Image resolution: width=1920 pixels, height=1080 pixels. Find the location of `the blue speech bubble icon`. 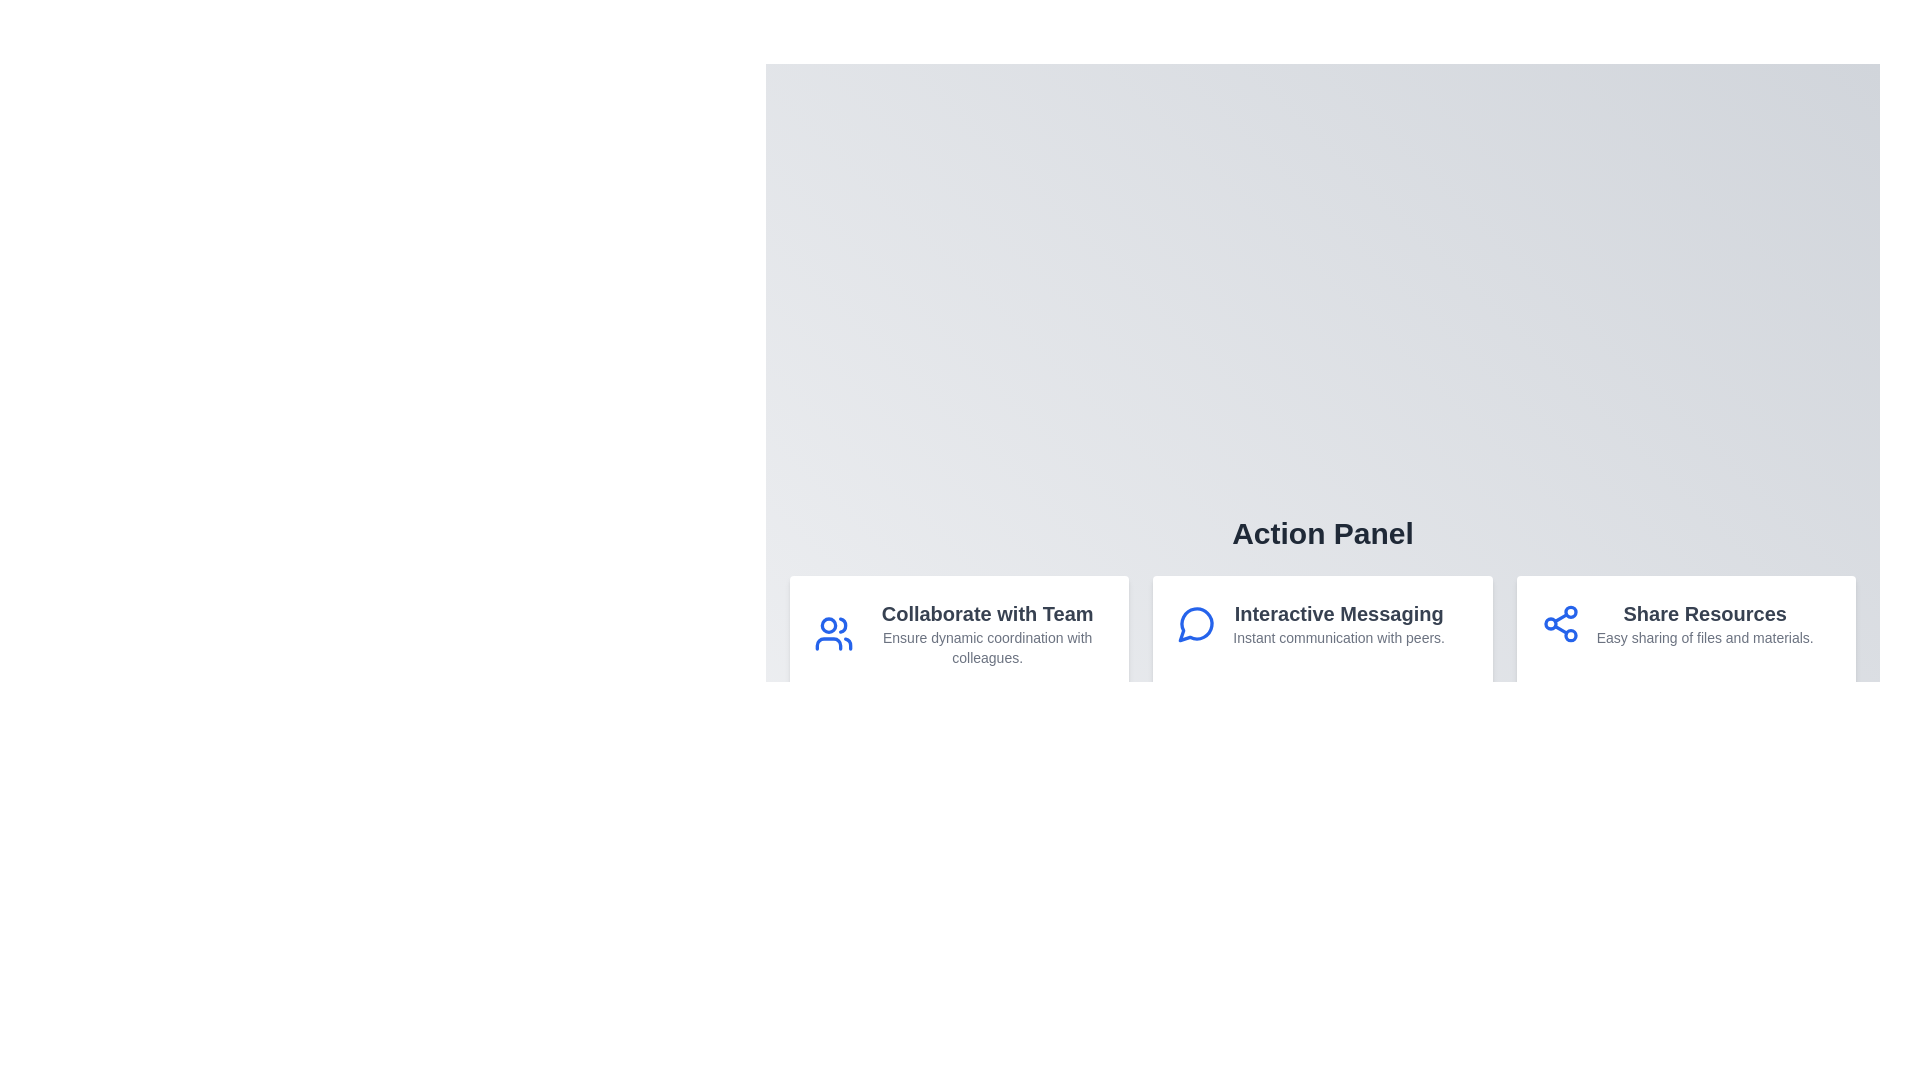

the blue speech bubble icon is located at coordinates (1197, 623).